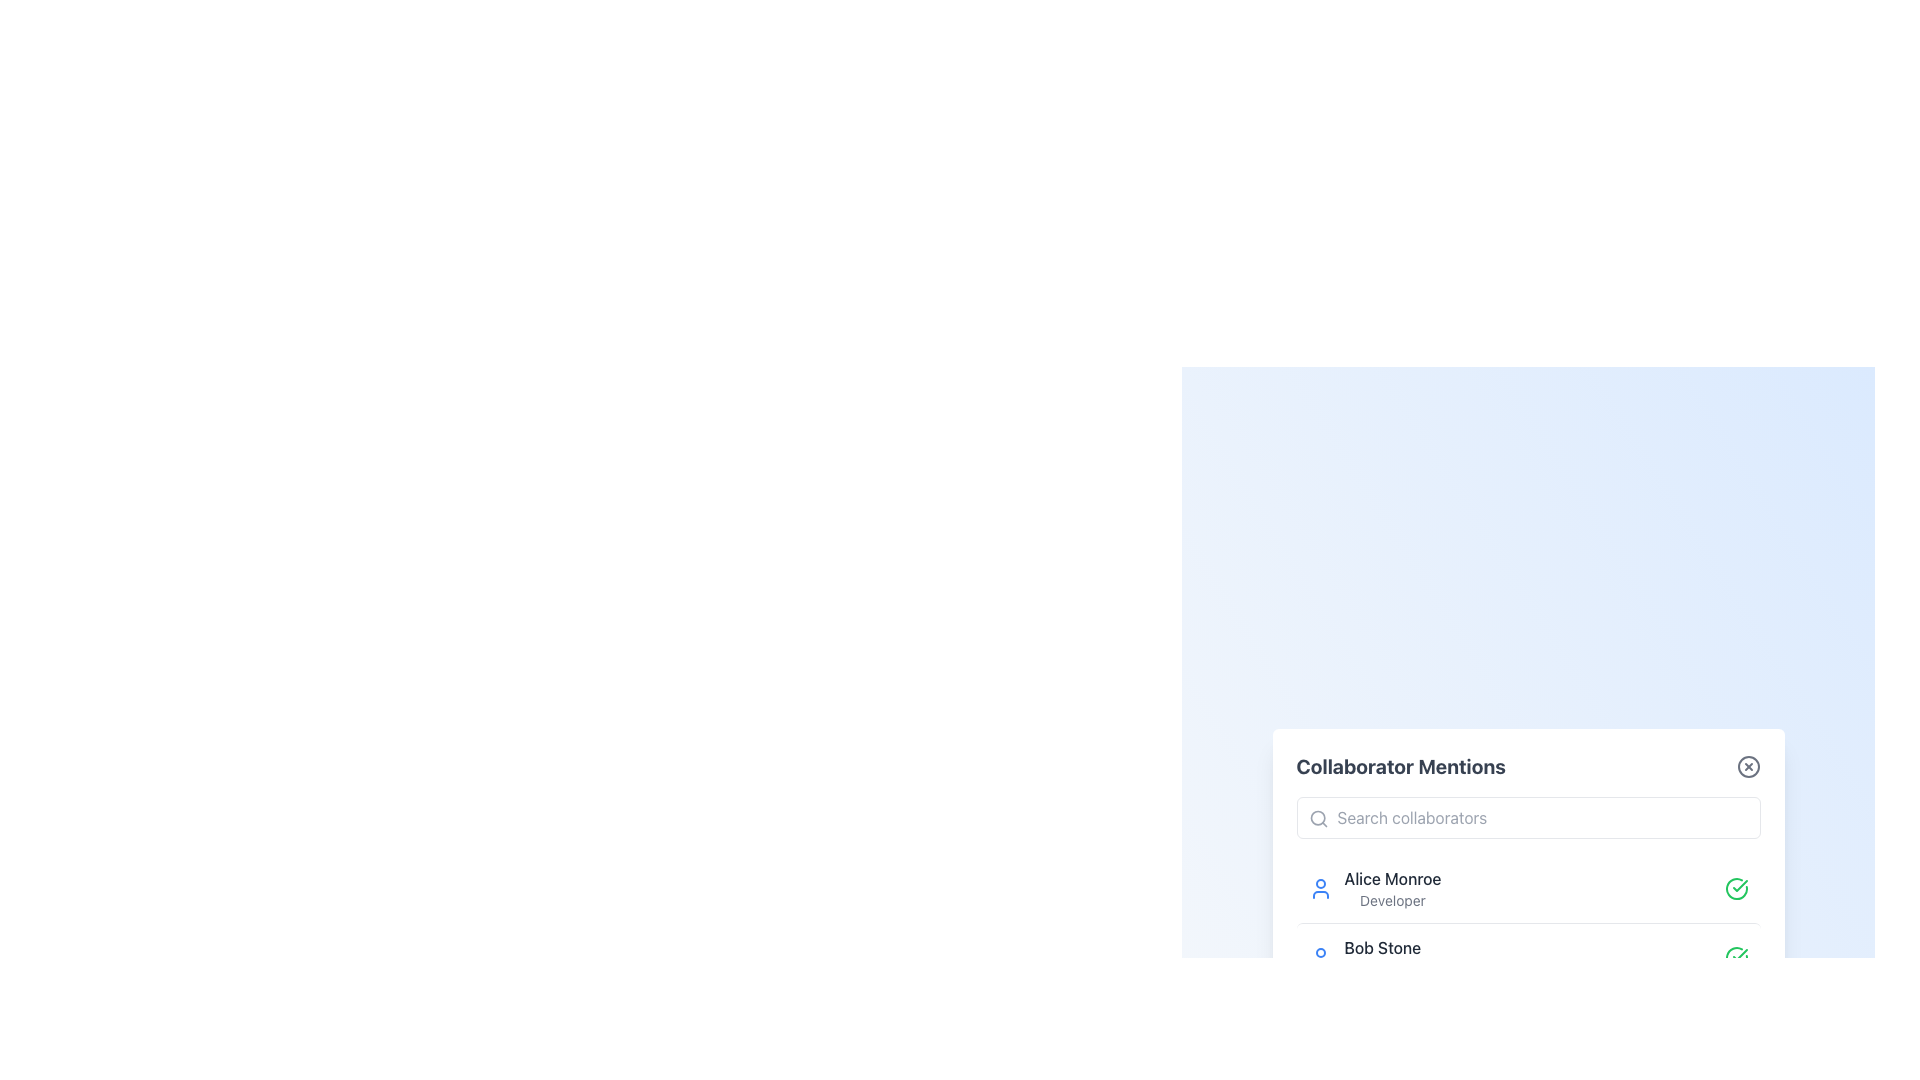 This screenshot has width=1920, height=1080. I want to click on the appearance of the search icon represented by a magnifying glass, located to the left of the text input field for 'Search collaborators.', so click(1318, 818).